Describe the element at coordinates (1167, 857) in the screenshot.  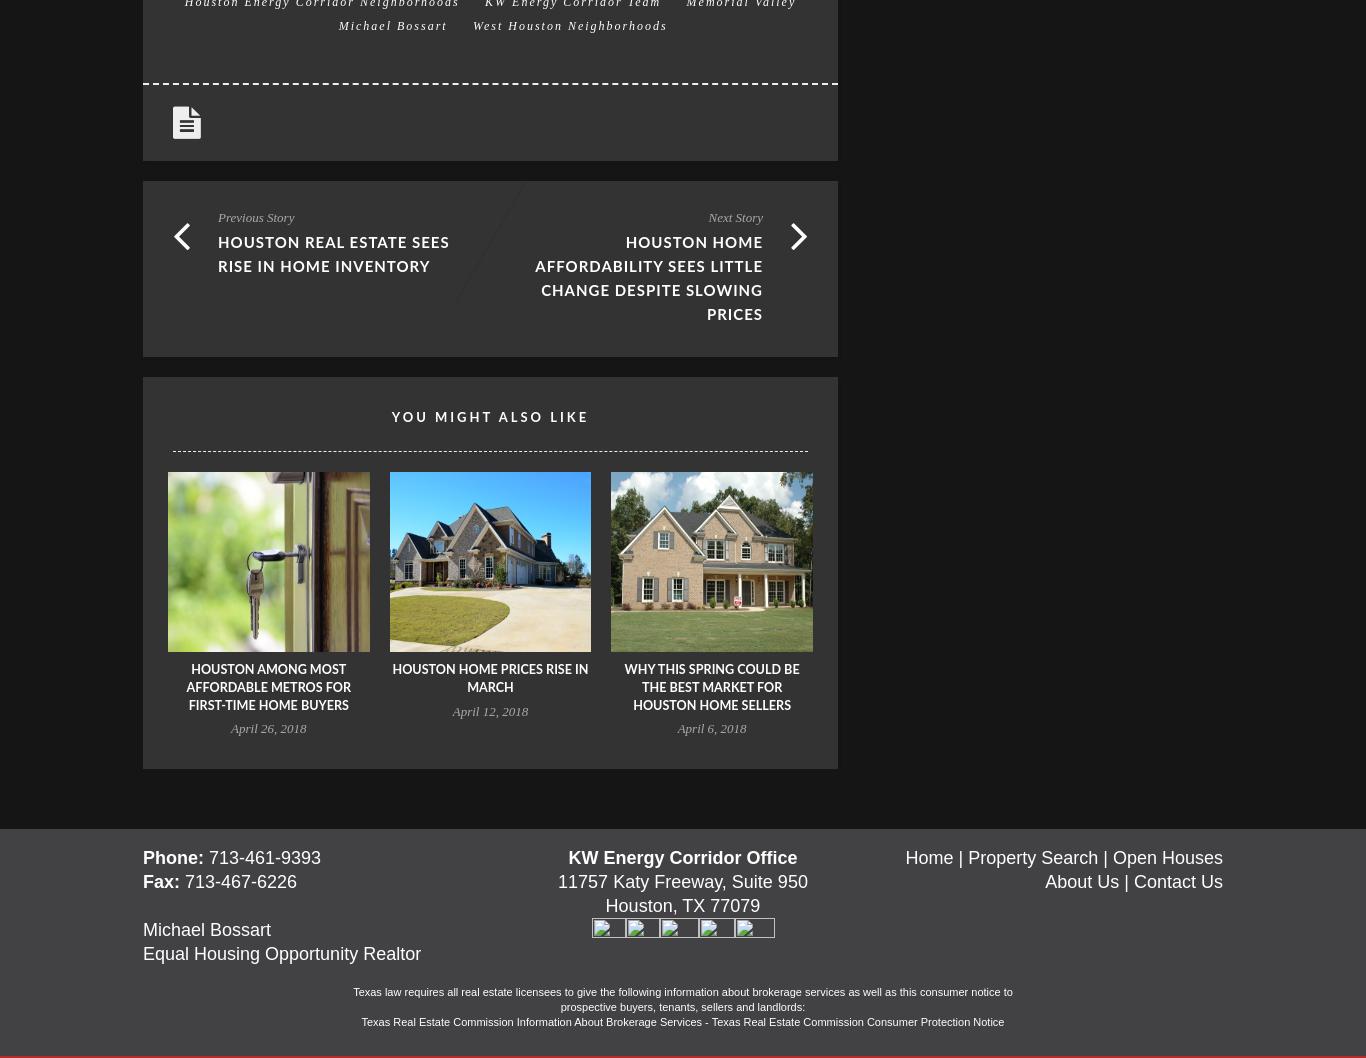
I see `'Open Houses'` at that location.